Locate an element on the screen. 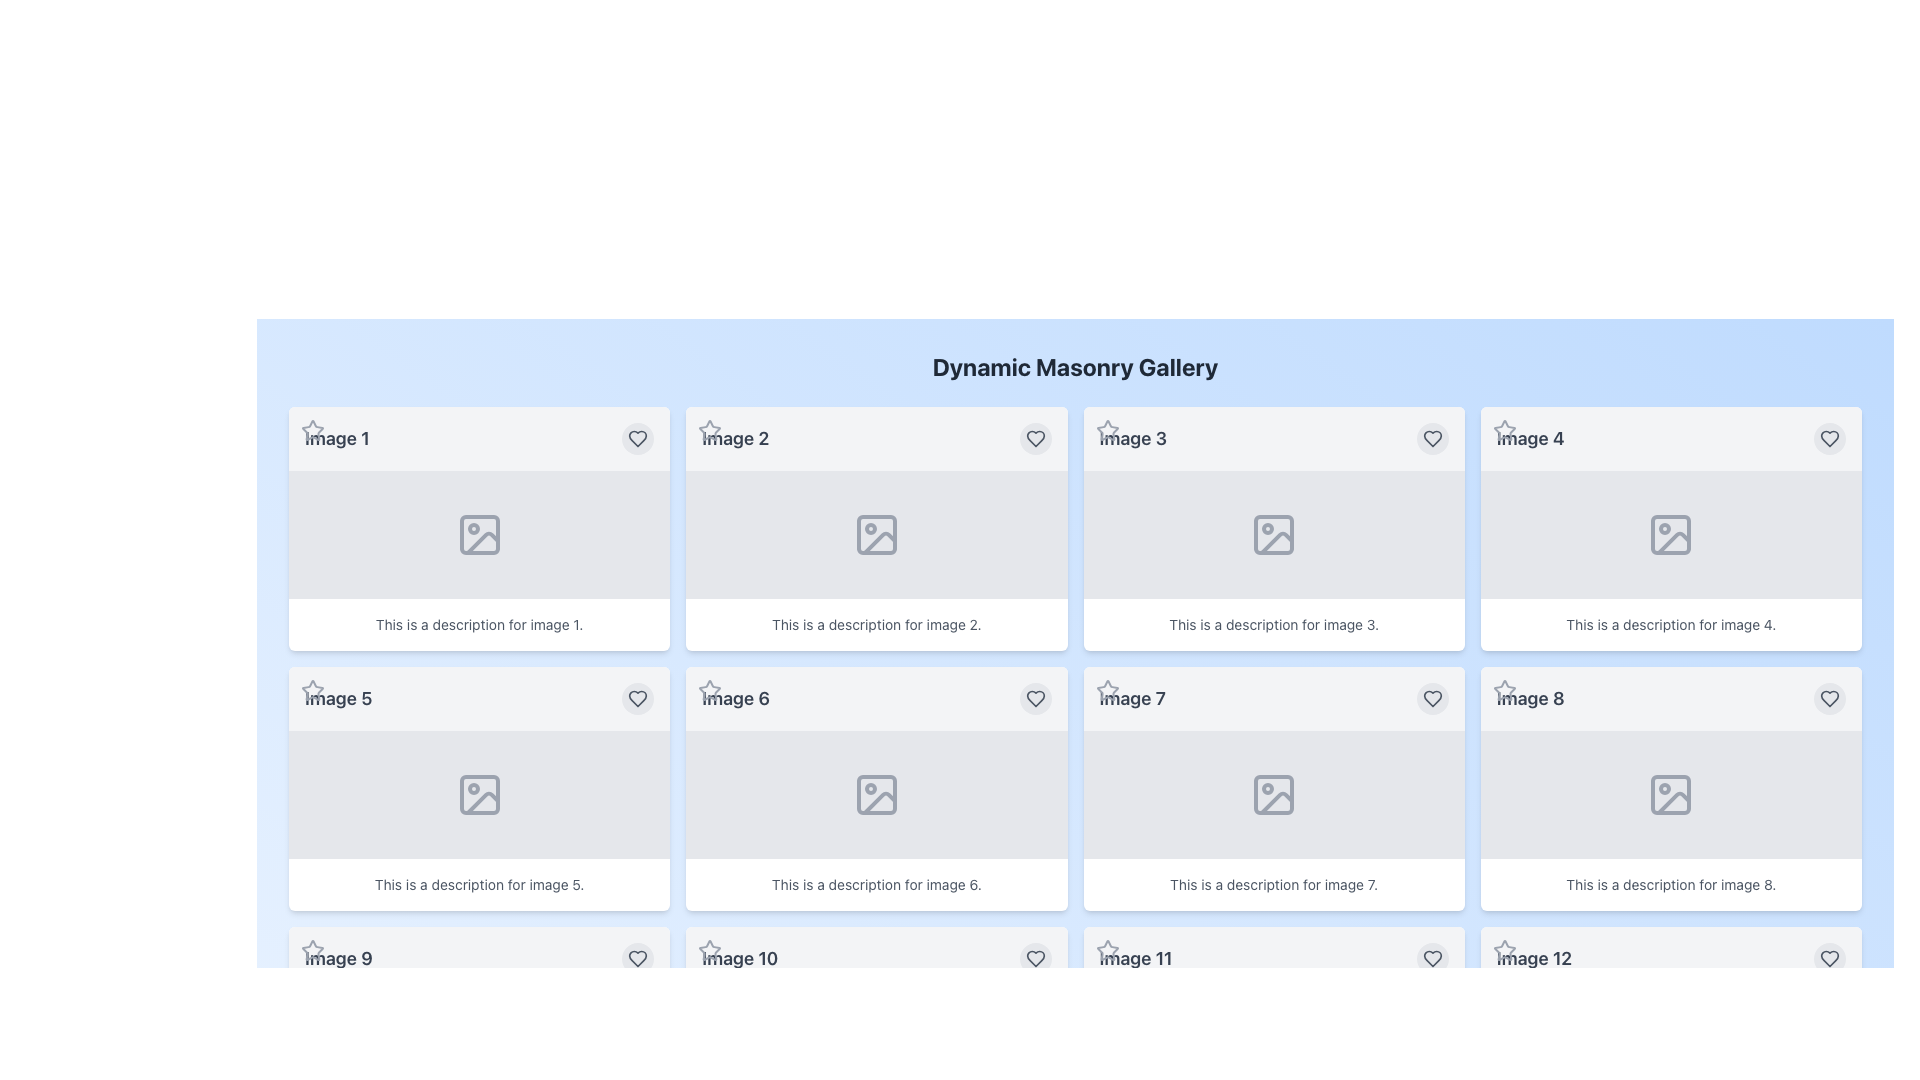 The height and width of the screenshot is (1080, 1920). the text label displaying 'Image 4' in gray color is located at coordinates (1529, 438).